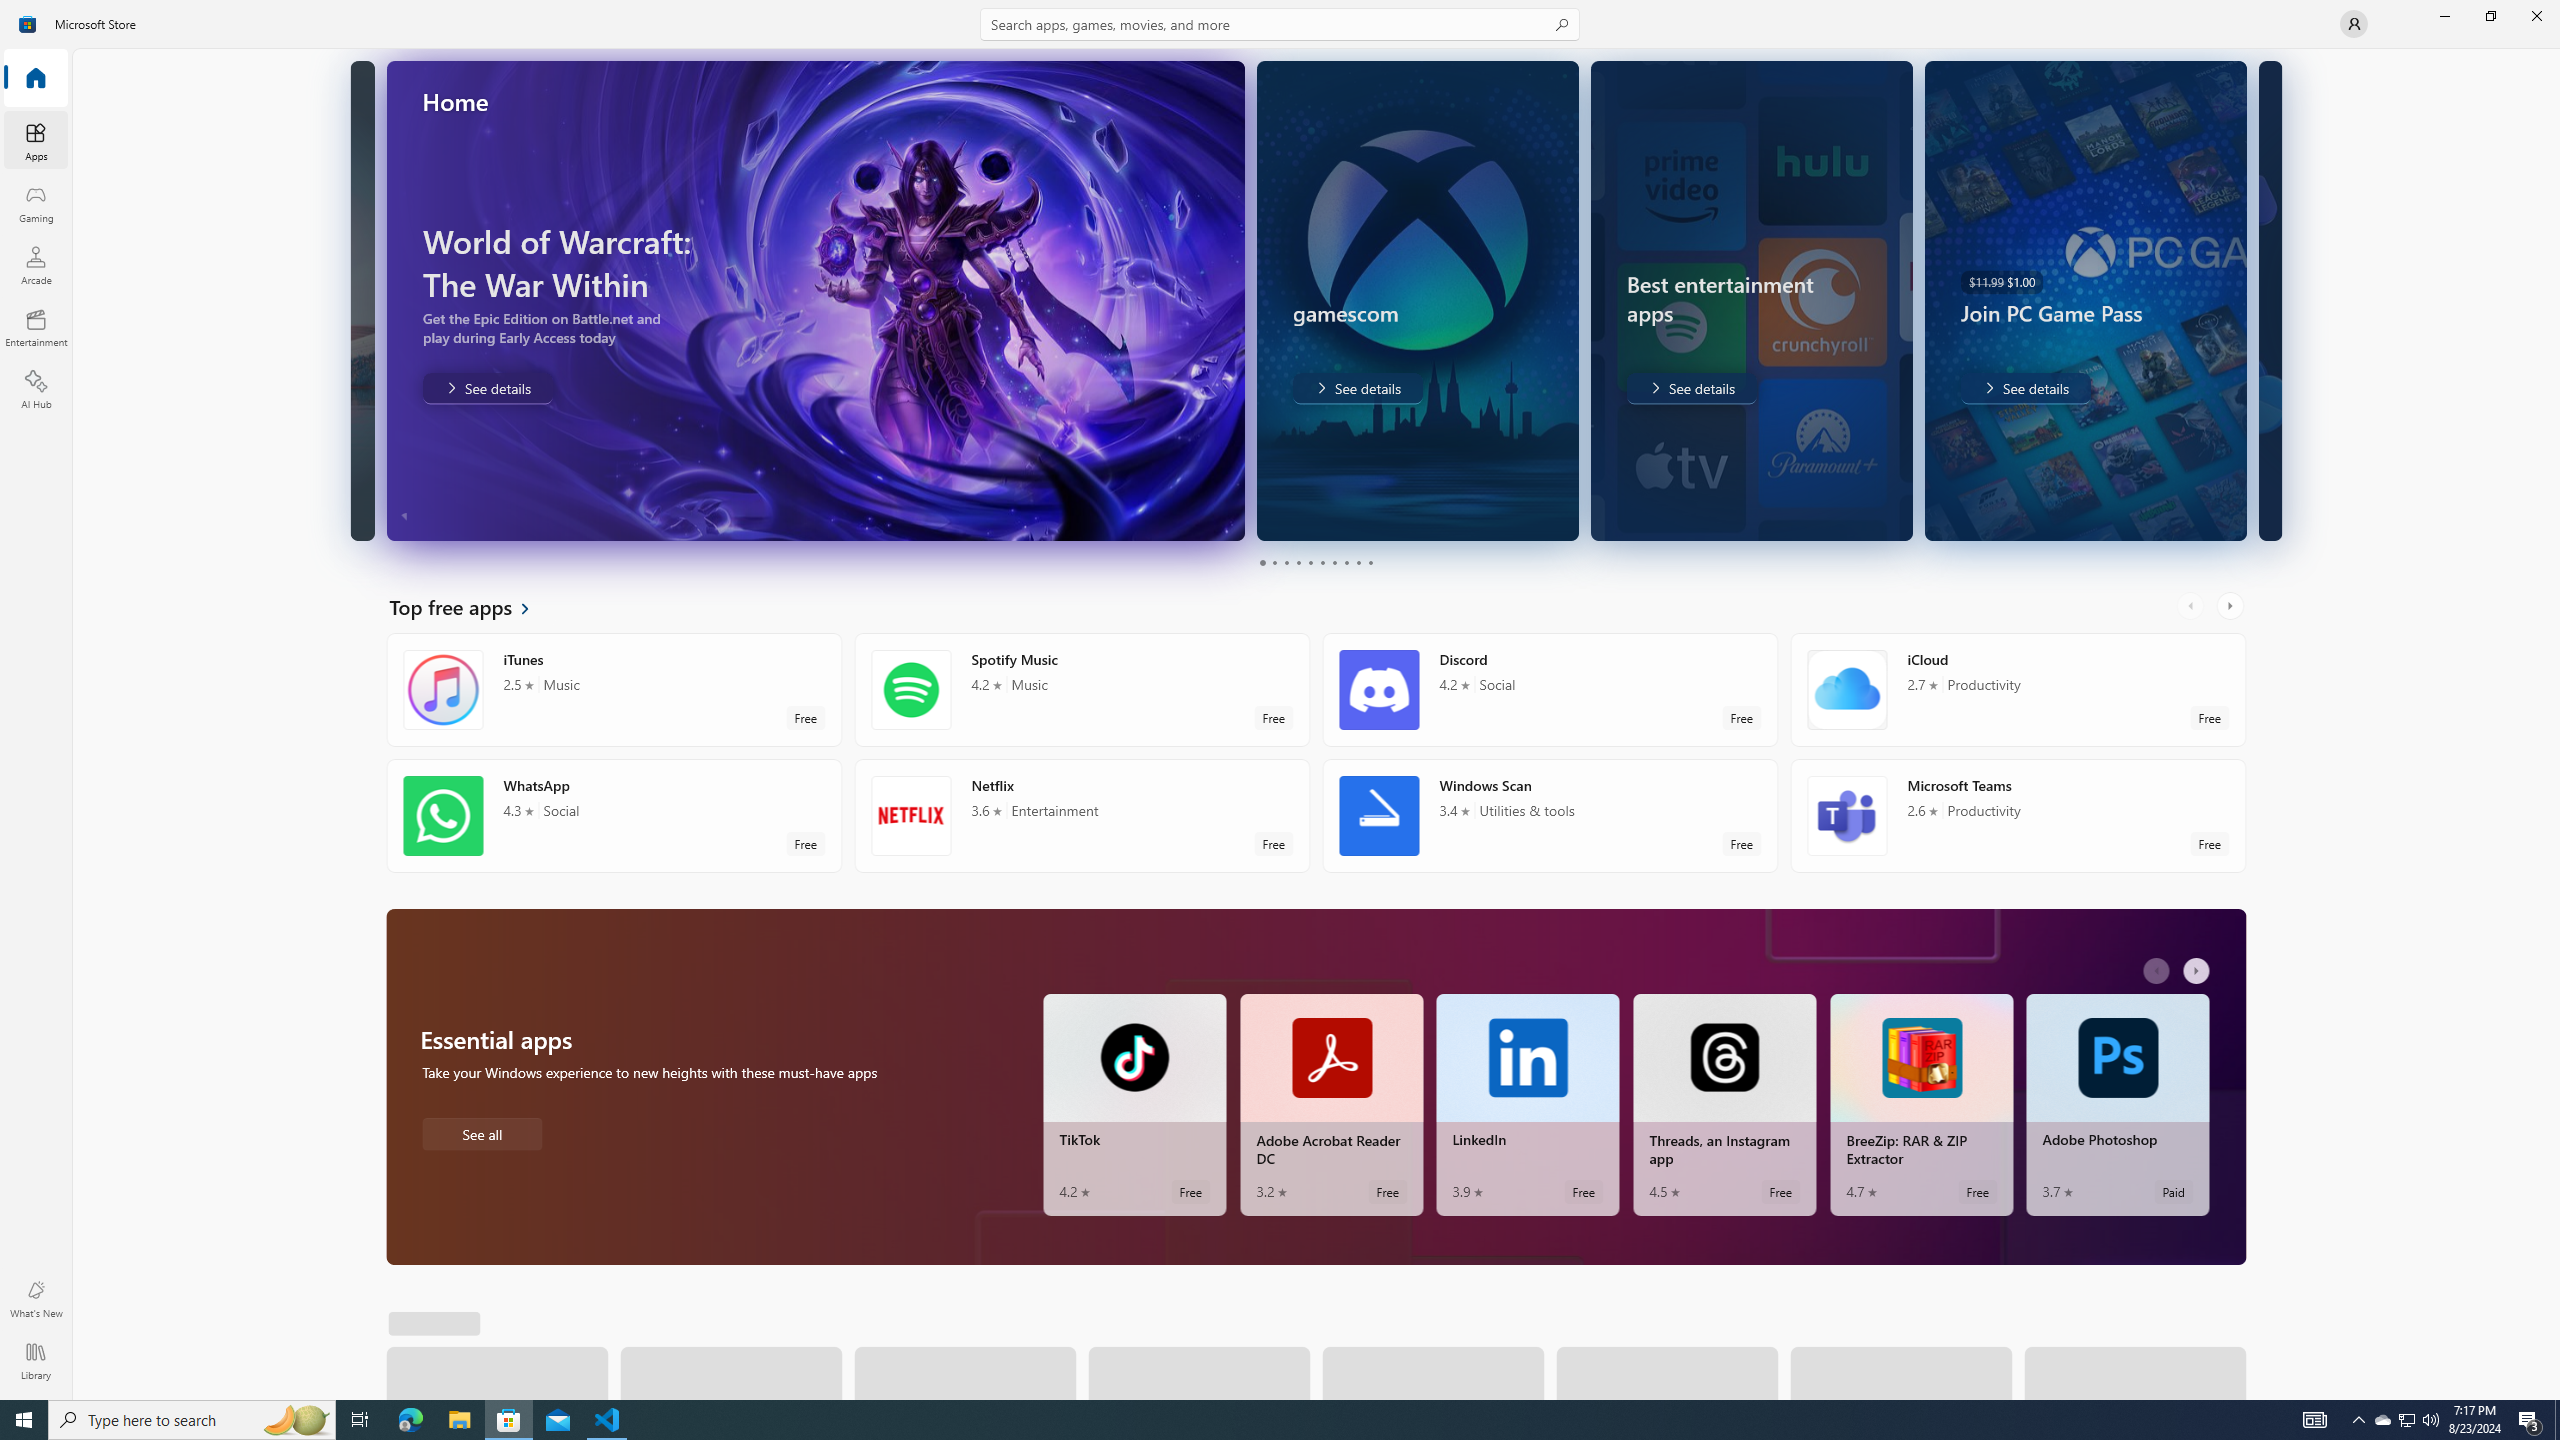 This screenshot has height=1440, width=2560. What do you see at coordinates (1280, 23) in the screenshot?
I see `'Search'` at bounding box center [1280, 23].